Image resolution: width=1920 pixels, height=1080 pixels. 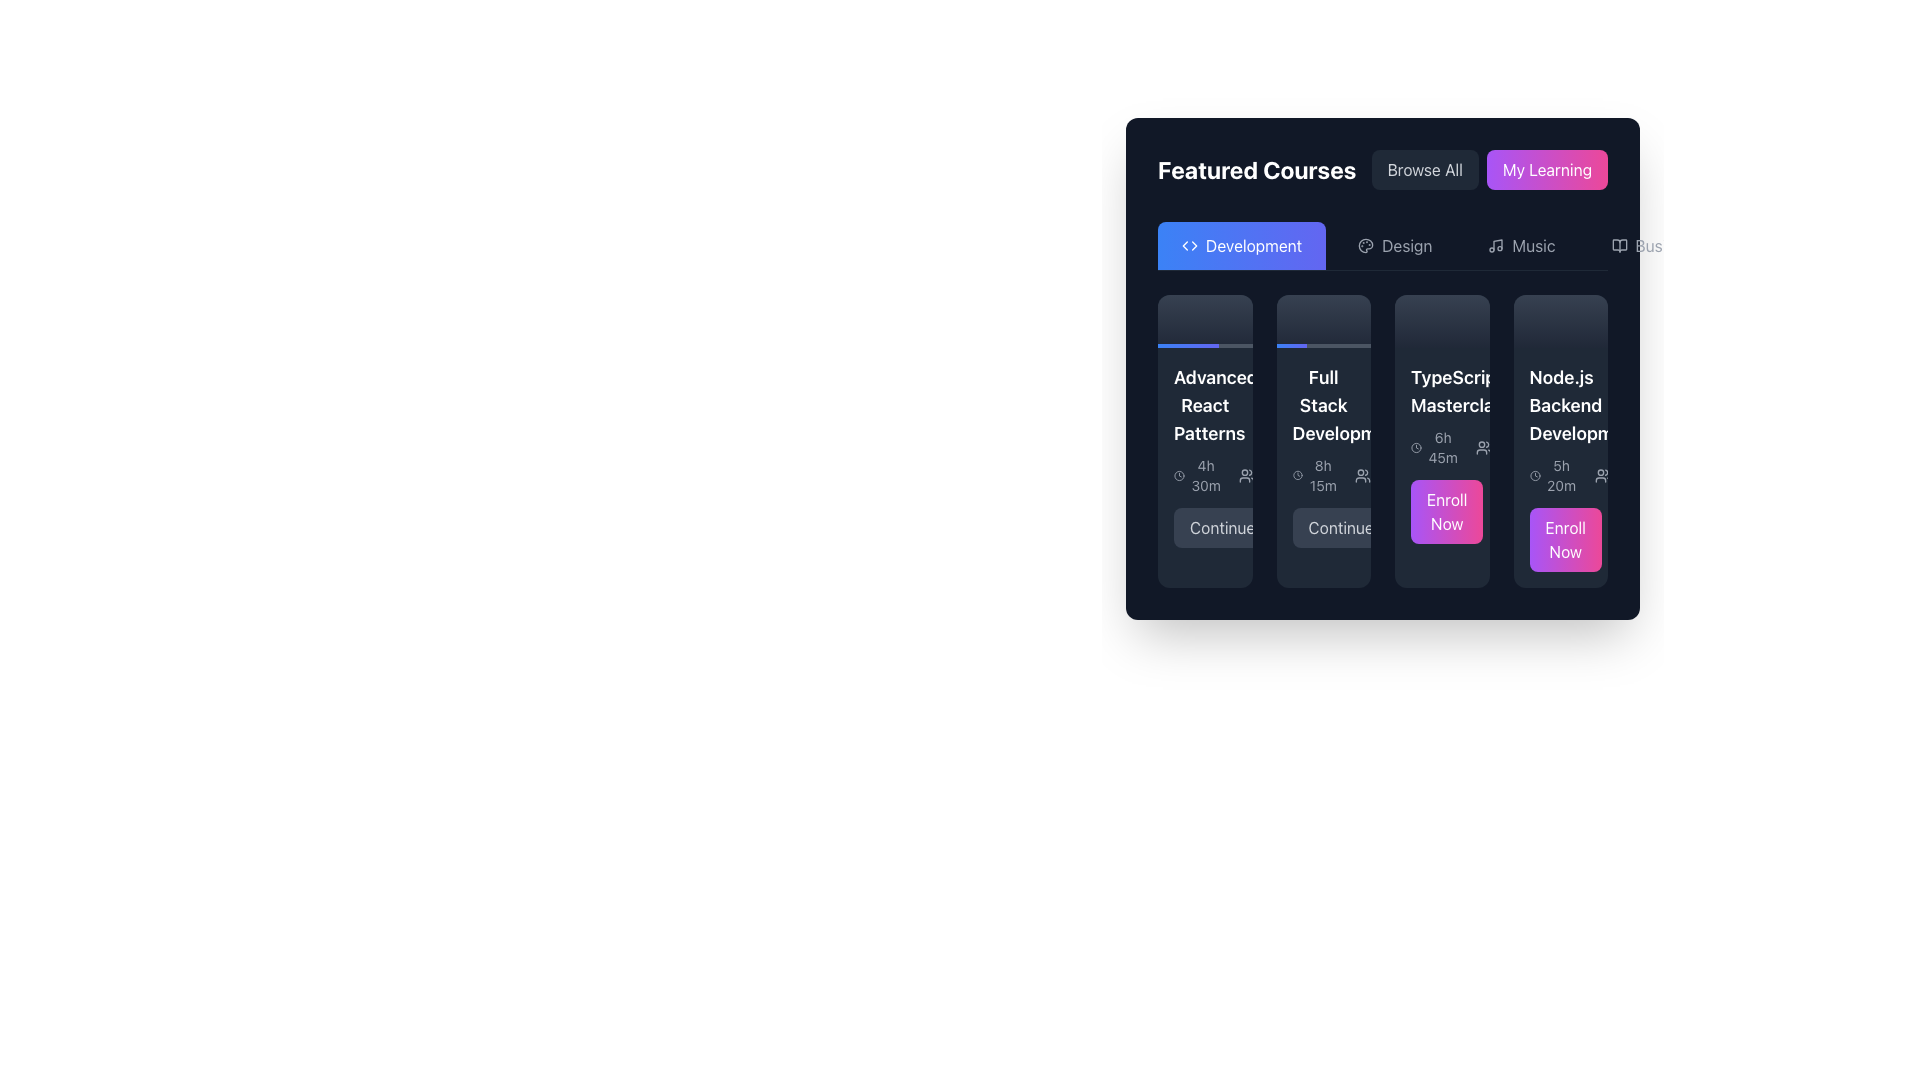 I want to click on the circular SVG element within the clock icon located to the right of the 'Node.js Backend Development' course card, so click(x=1534, y=476).